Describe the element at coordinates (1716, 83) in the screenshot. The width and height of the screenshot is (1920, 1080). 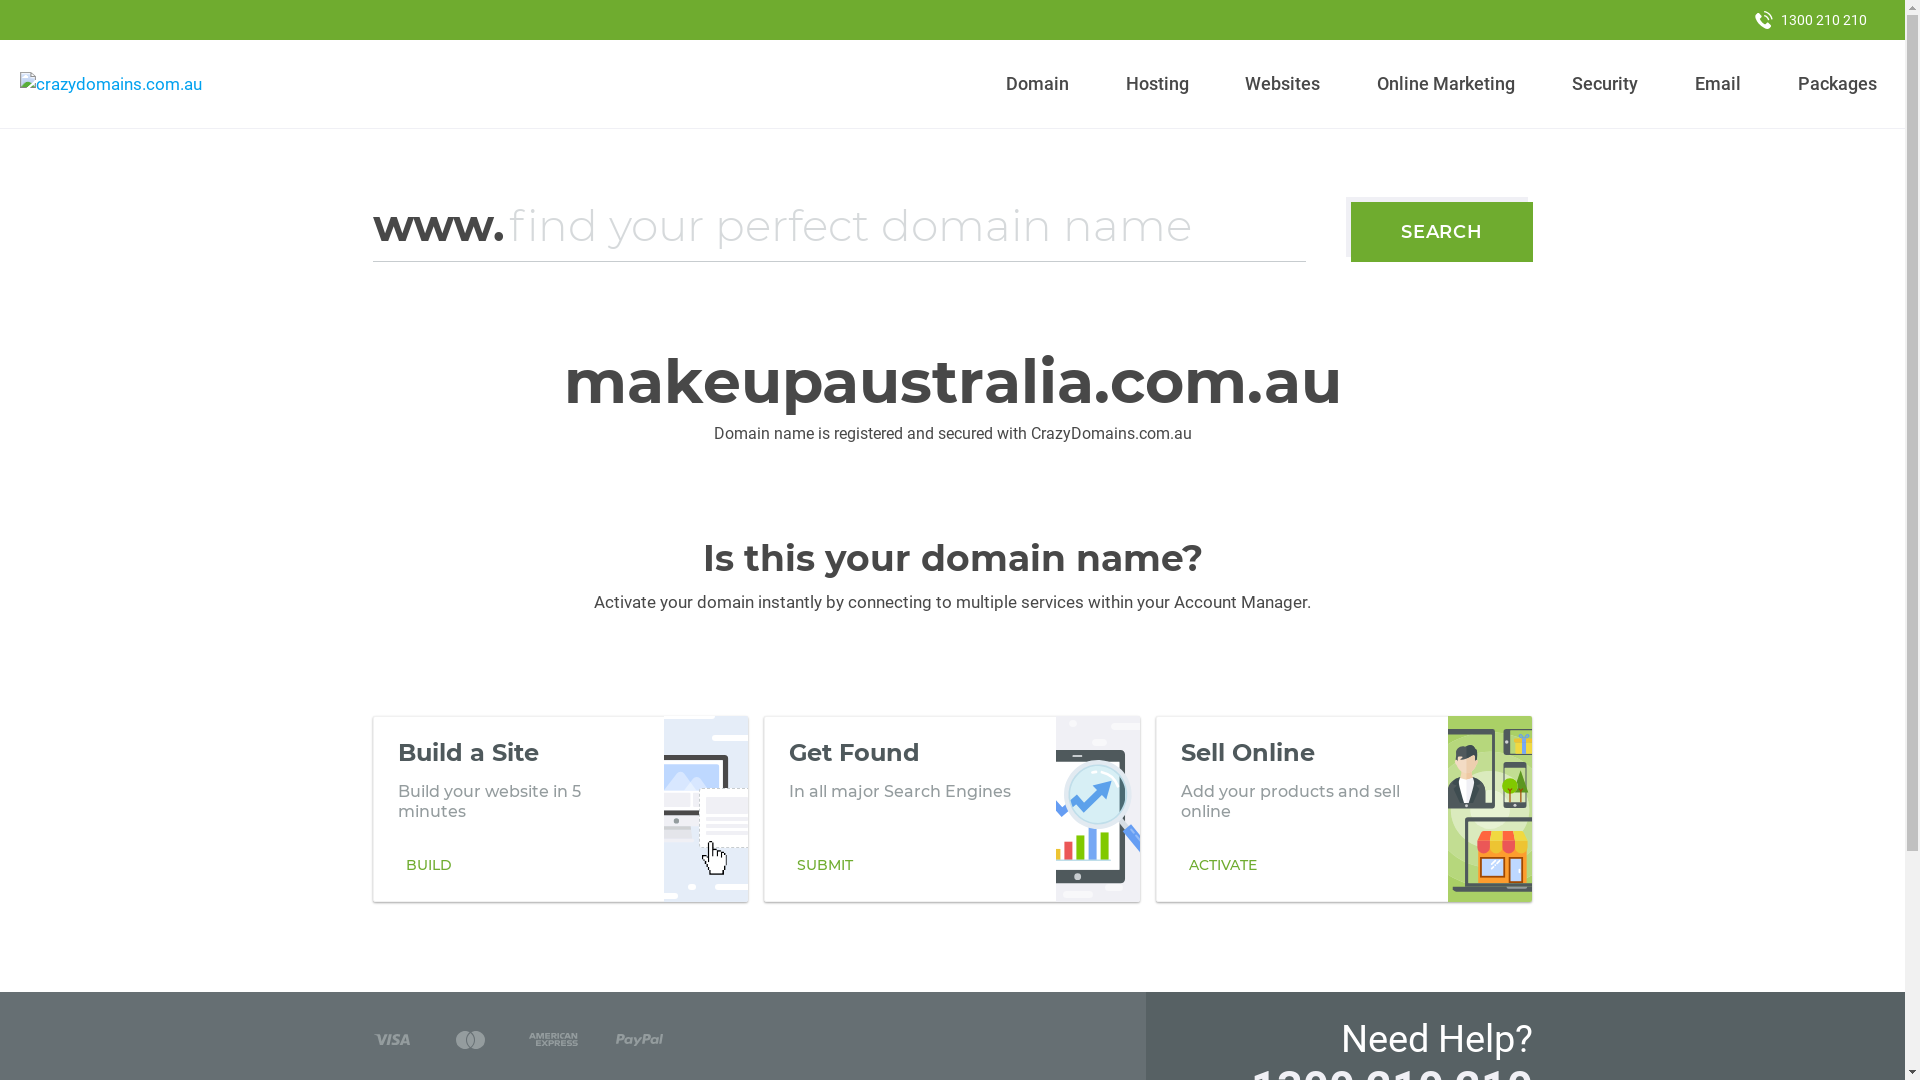
I see `'Email'` at that location.